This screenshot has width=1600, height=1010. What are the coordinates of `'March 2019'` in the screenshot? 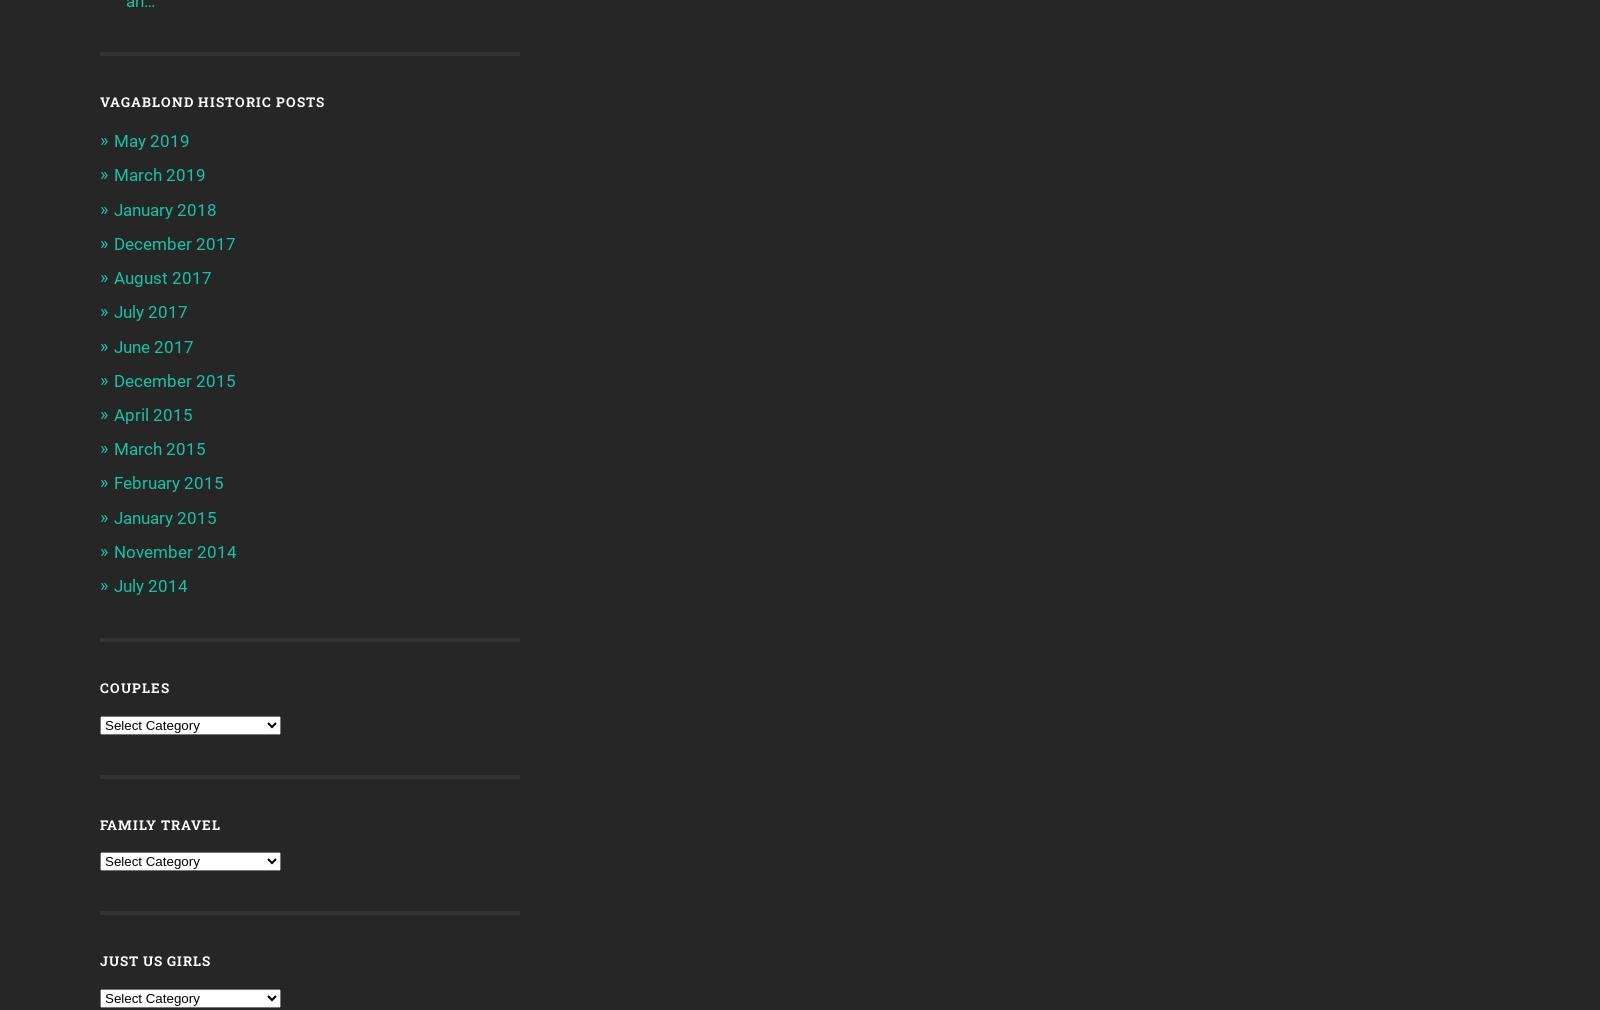 It's located at (159, 174).